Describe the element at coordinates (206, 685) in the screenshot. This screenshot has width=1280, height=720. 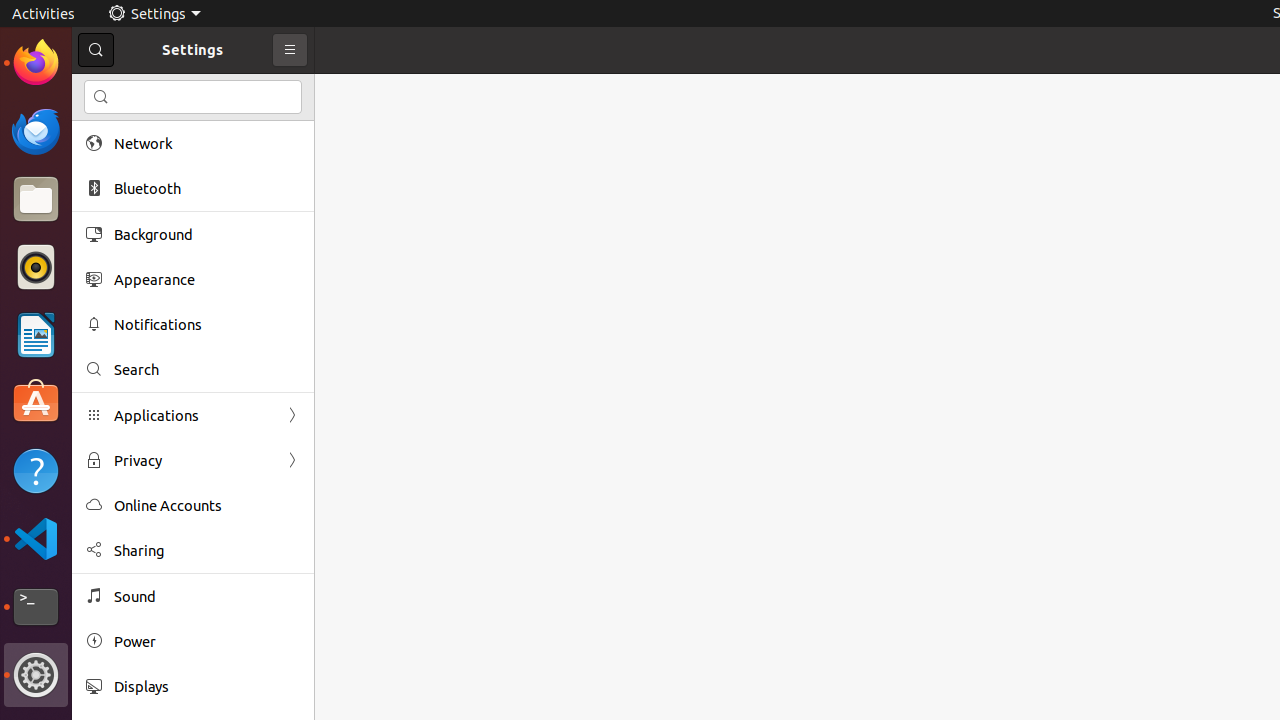
I see `'Displays'` at that location.